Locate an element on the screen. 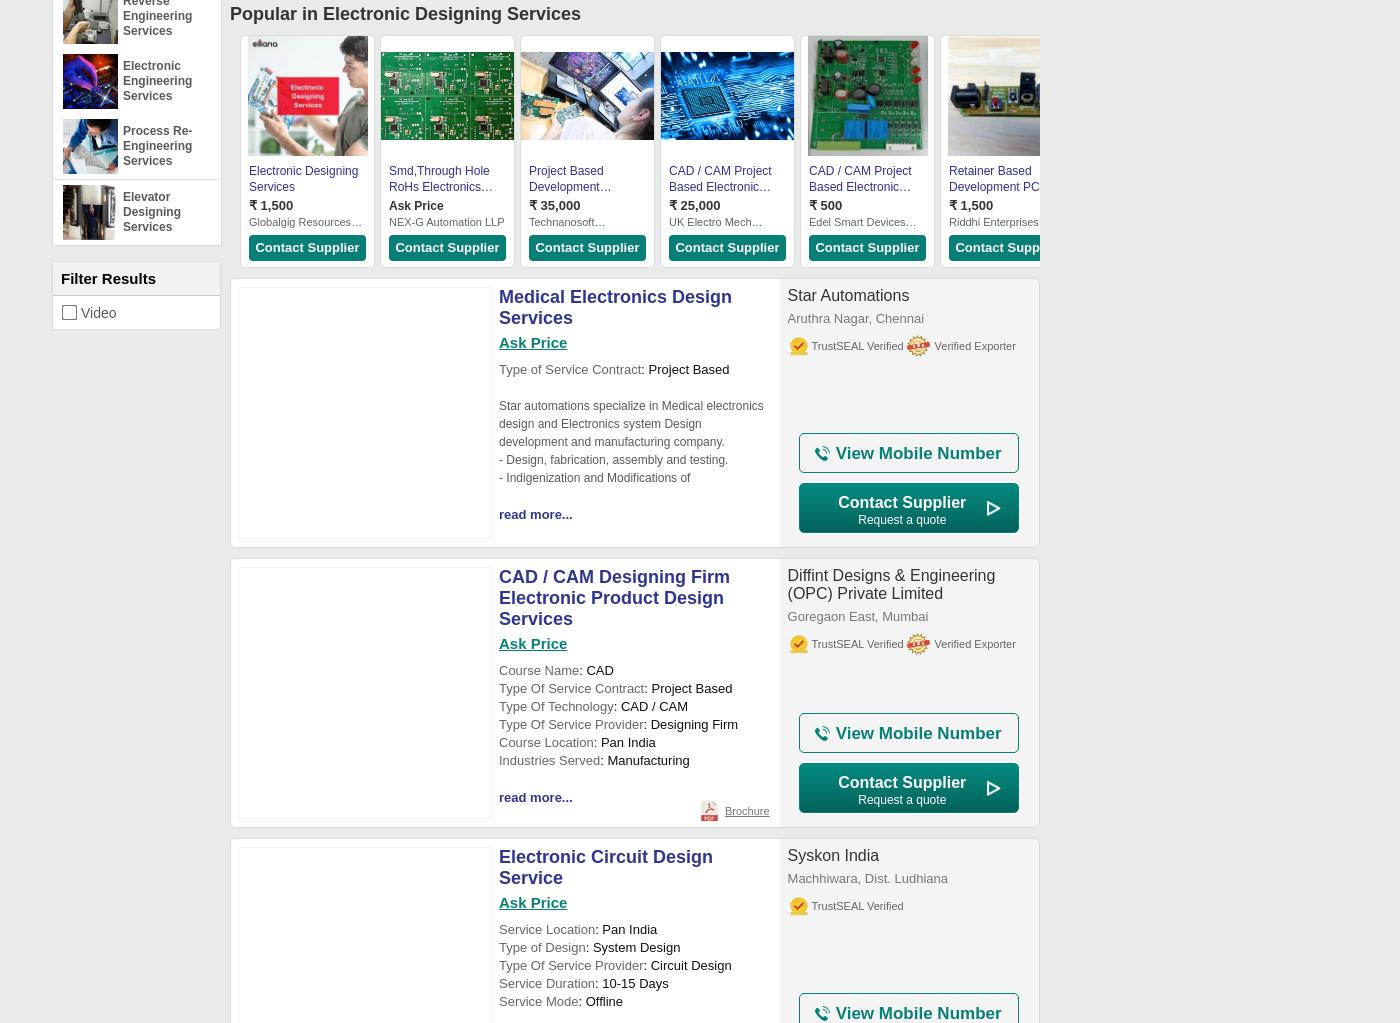 The image size is (1400, 1023). 'Type of Service Contract' is located at coordinates (569, 368).